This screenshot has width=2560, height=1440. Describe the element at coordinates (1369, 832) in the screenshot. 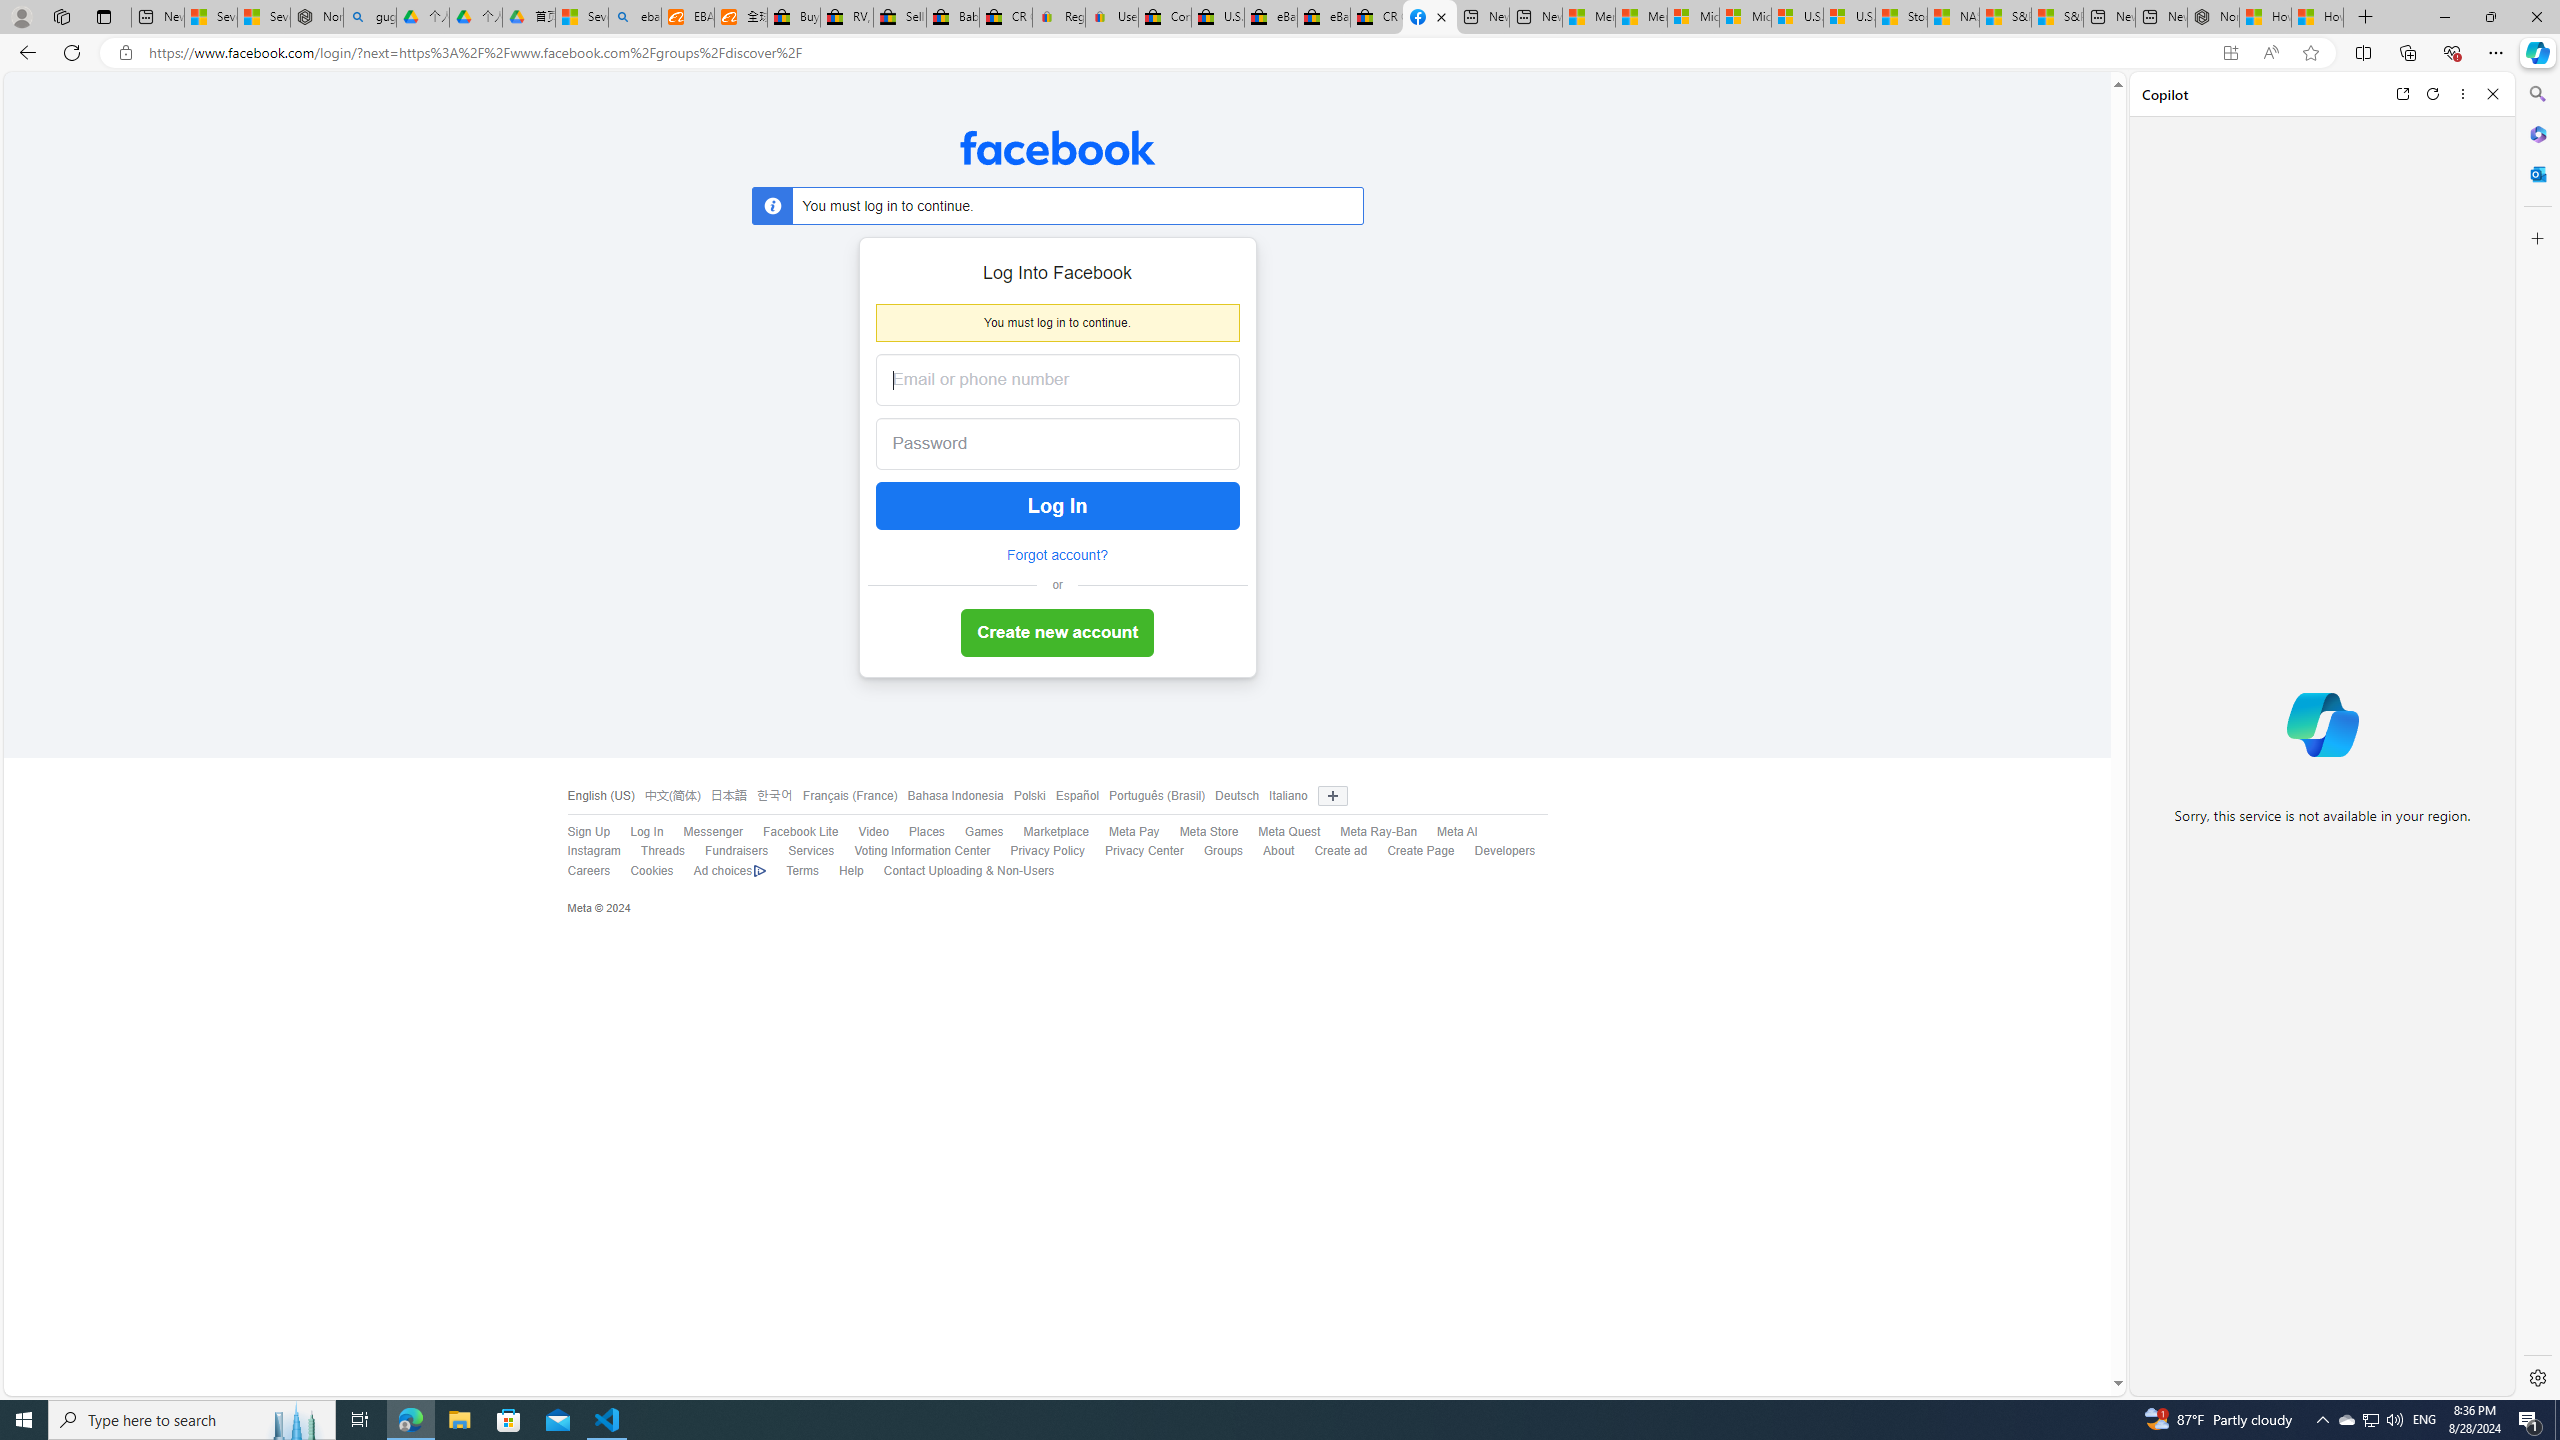

I see `'Meta Ray-Ban'` at that location.